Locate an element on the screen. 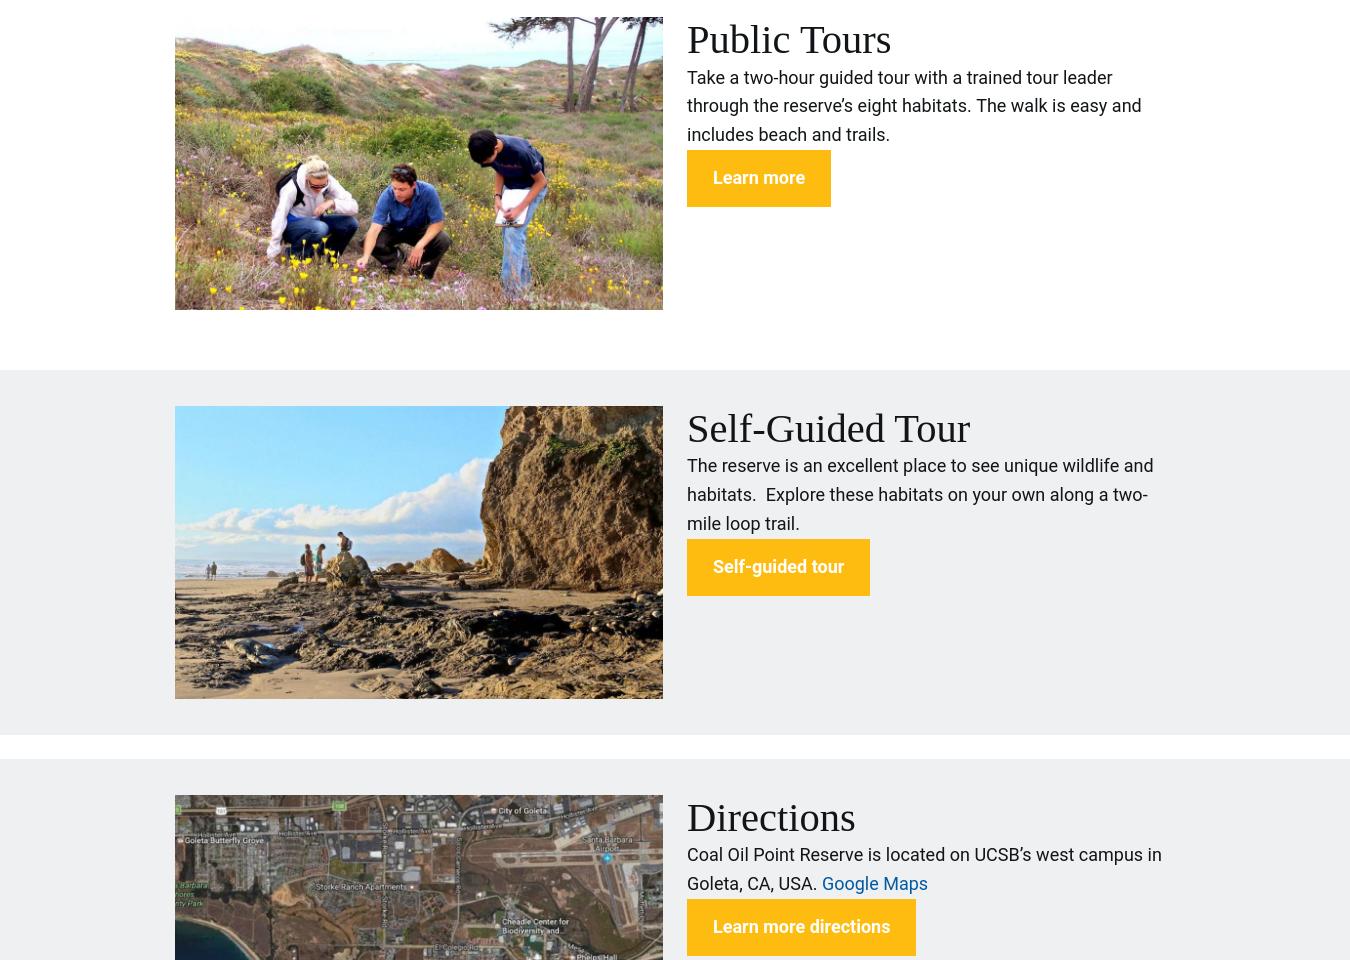 The height and width of the screenshot is (960, 1350). 'Learn more directions' is located at coordinates (800, 925).